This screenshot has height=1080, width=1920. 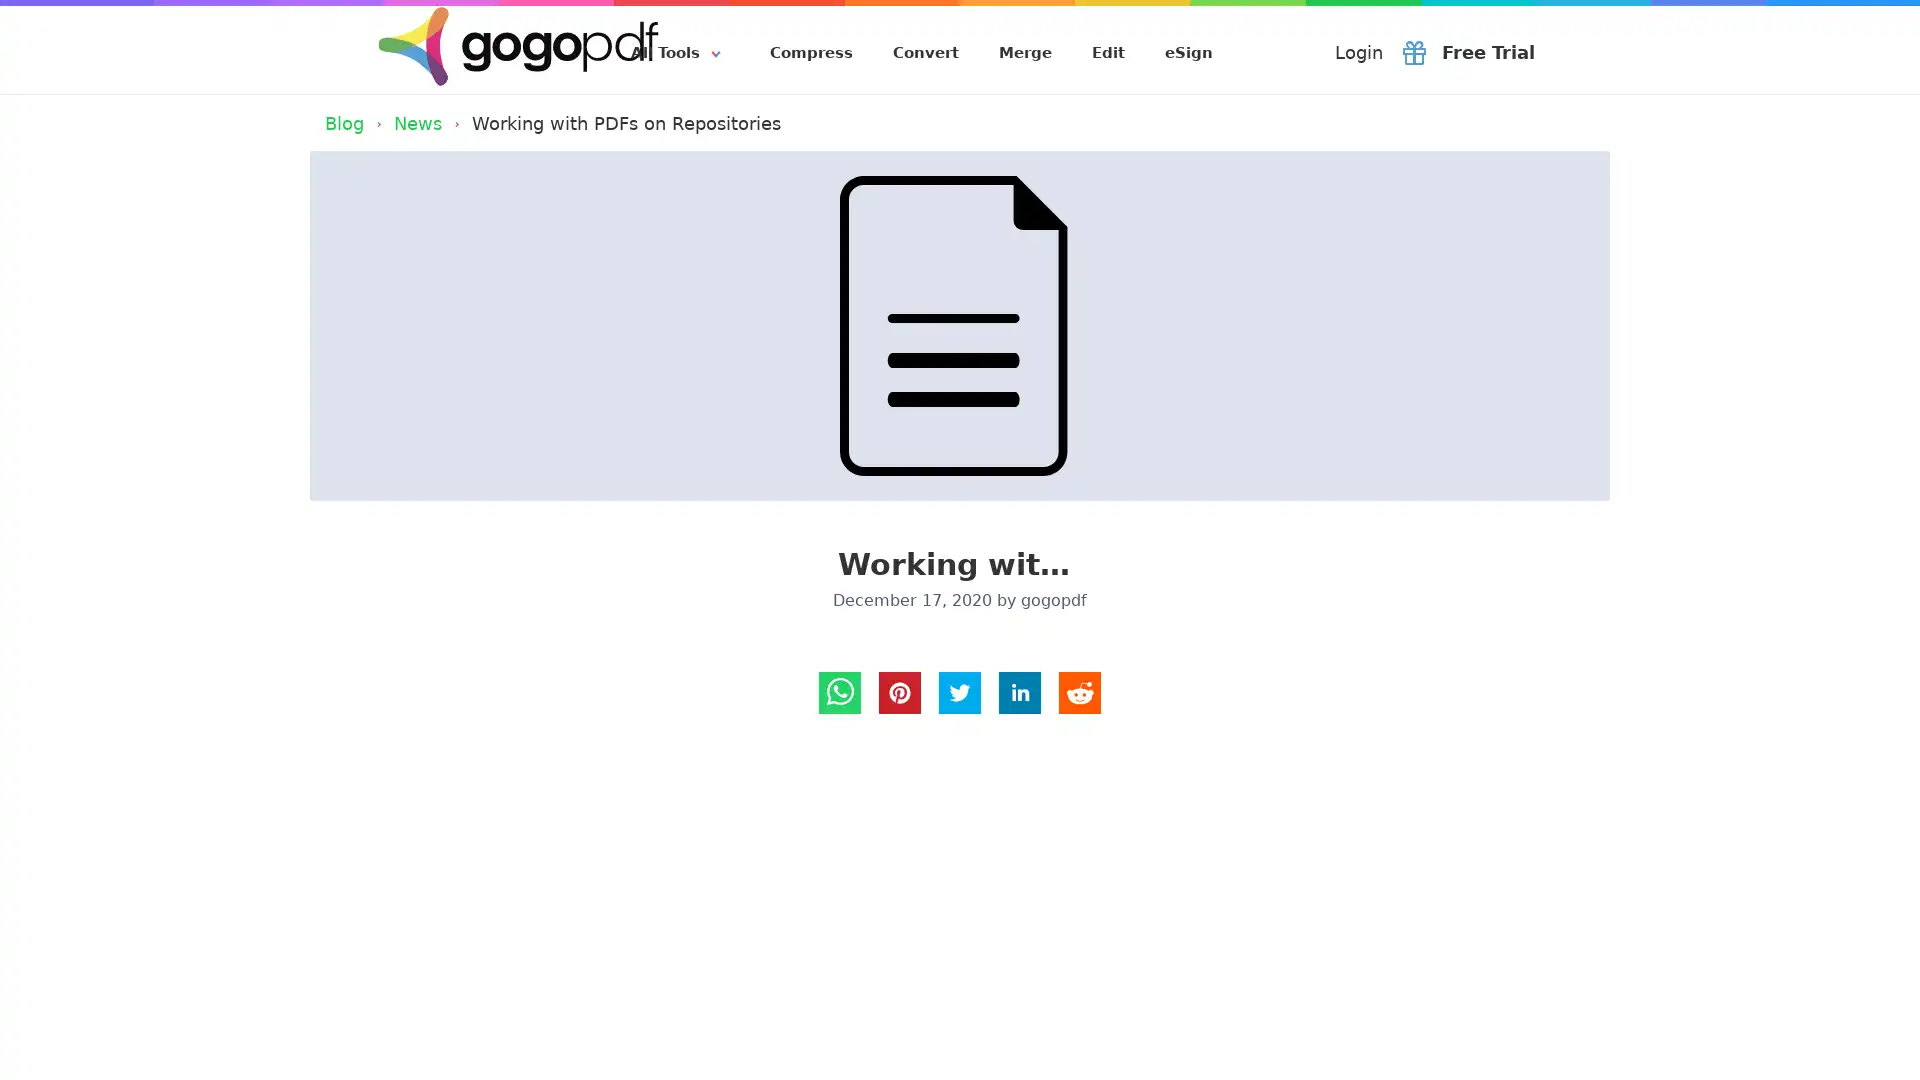 I want to click on pinterest, so click(x=899, y=692).